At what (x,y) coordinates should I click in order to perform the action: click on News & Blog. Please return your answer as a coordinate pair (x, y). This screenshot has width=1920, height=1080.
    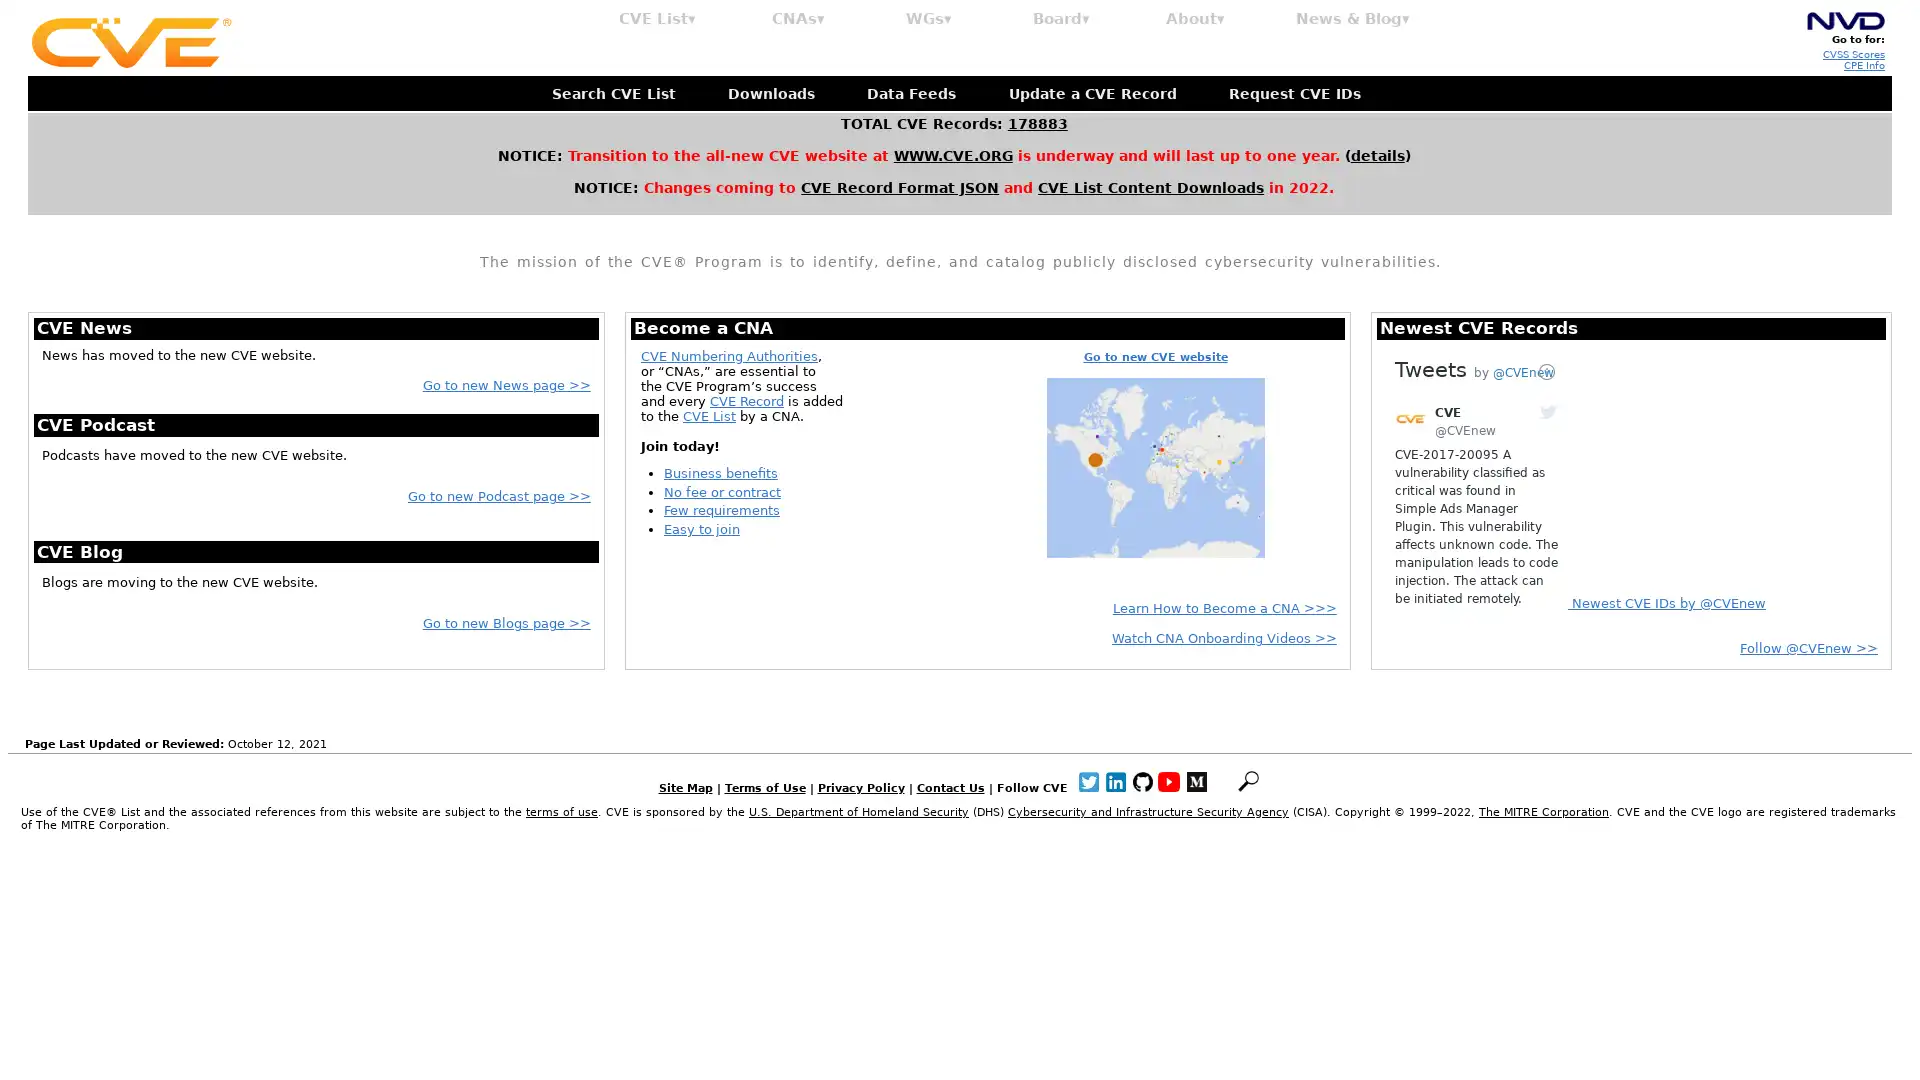
    Looking at the image, I should click on (1353, 19).